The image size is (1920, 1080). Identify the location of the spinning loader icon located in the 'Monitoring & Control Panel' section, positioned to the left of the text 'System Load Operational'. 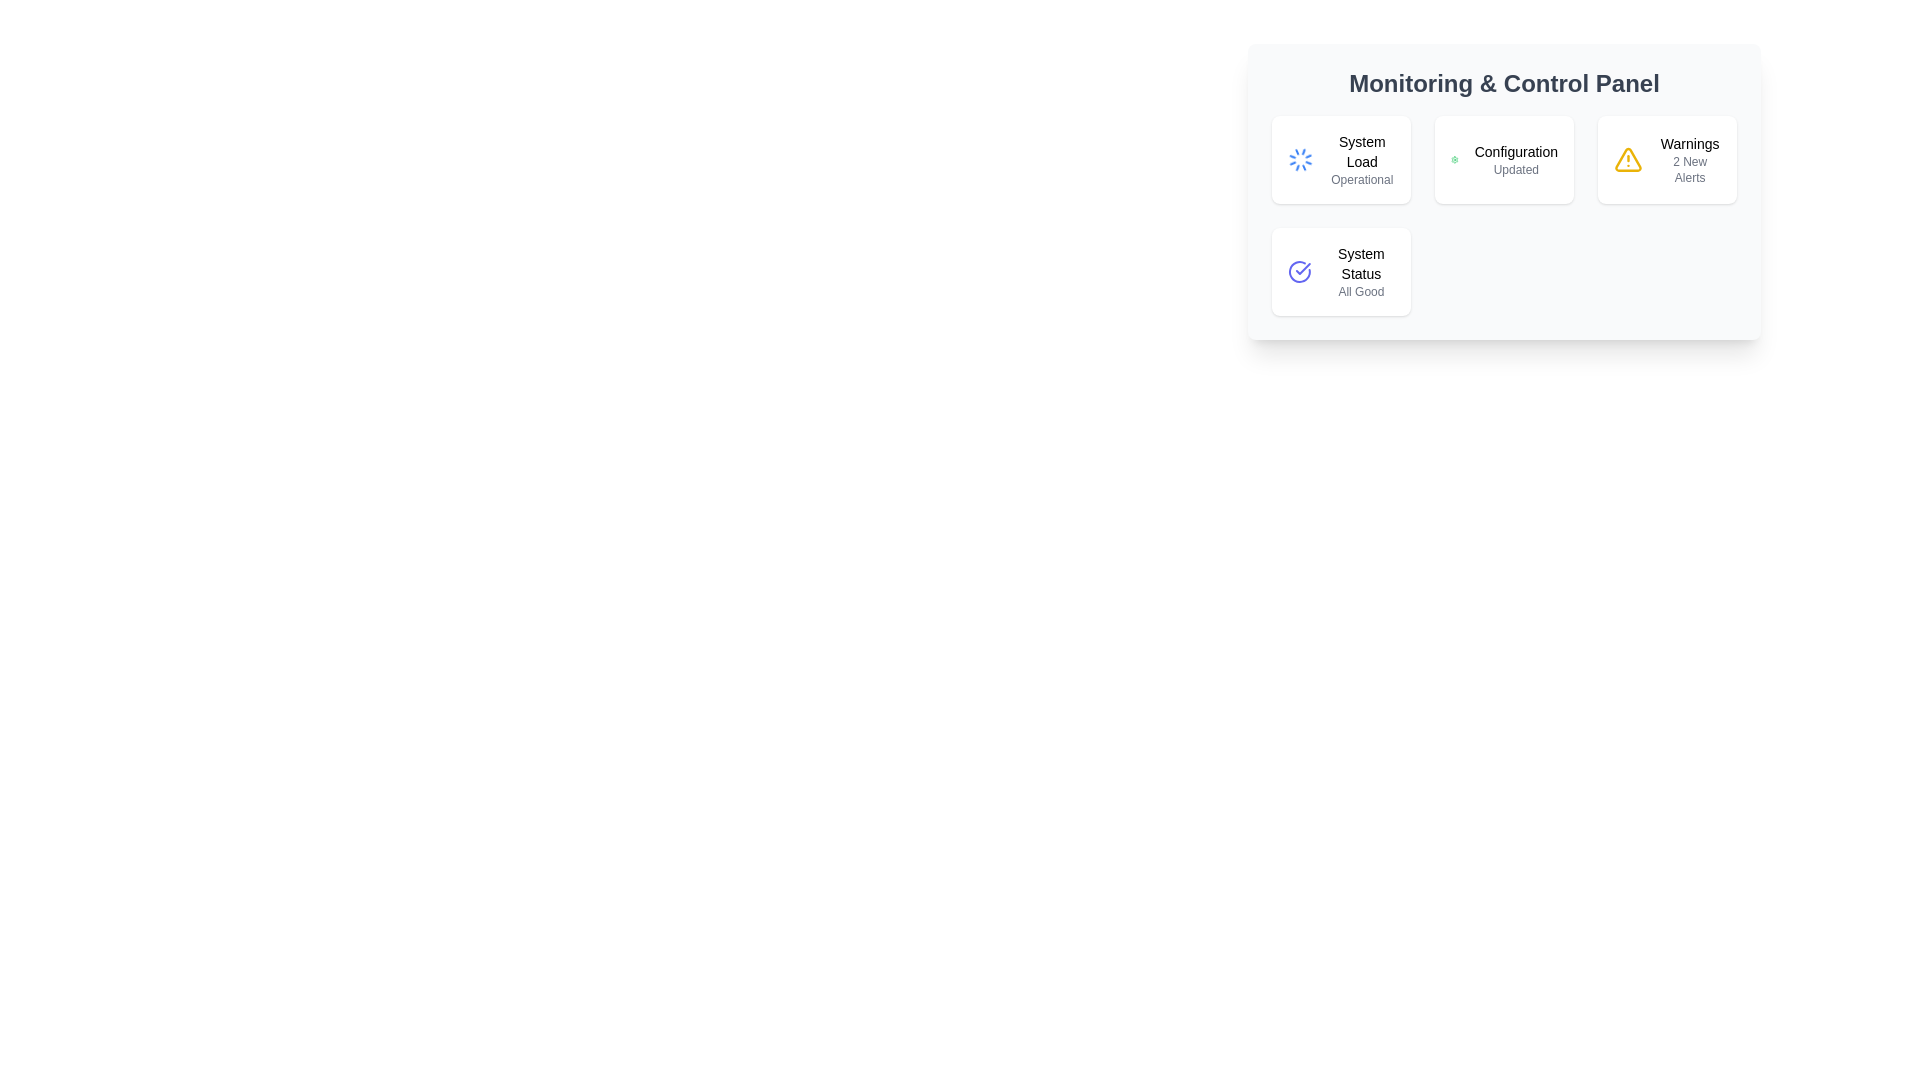
(1300, 158).